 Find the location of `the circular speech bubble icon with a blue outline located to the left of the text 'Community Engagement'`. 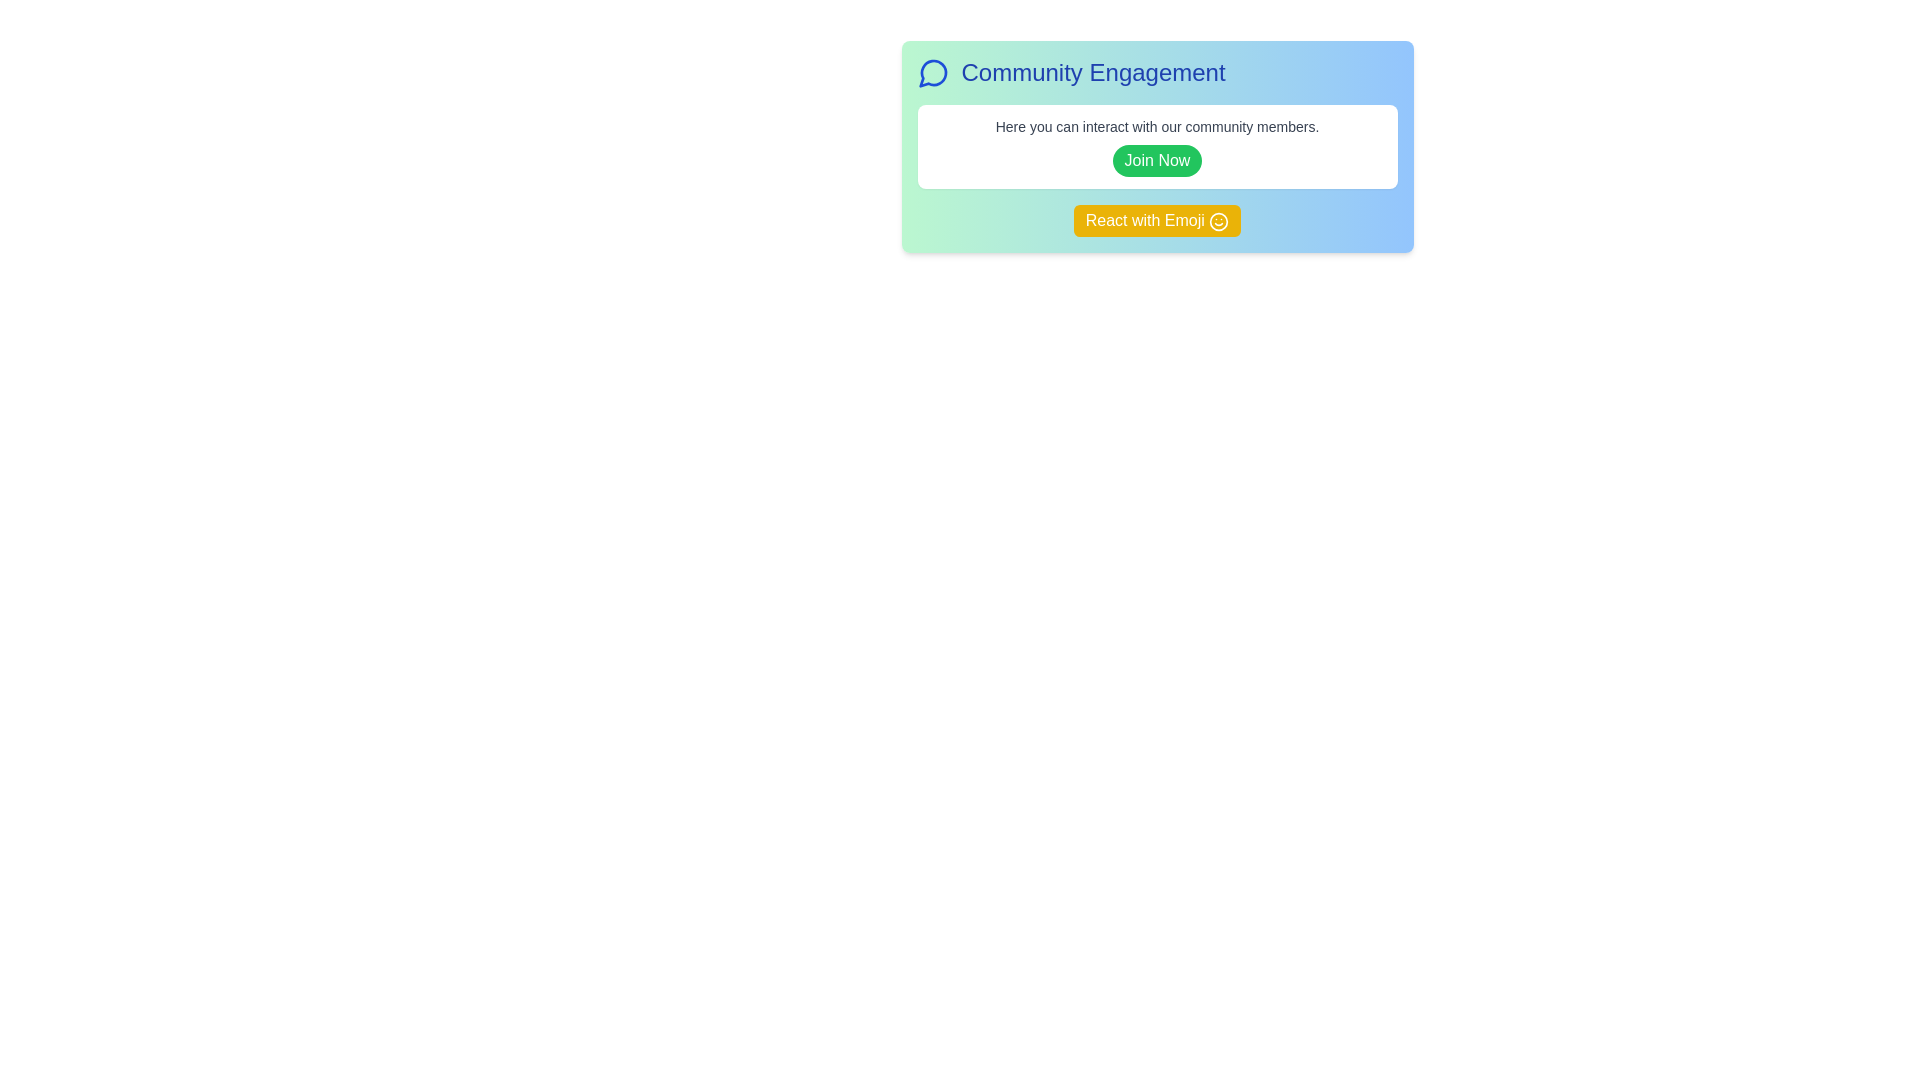

the circular speech bubble icon with a blue outline located to the left of the text 'Community Engagement' is located at coordinates (932, 72).